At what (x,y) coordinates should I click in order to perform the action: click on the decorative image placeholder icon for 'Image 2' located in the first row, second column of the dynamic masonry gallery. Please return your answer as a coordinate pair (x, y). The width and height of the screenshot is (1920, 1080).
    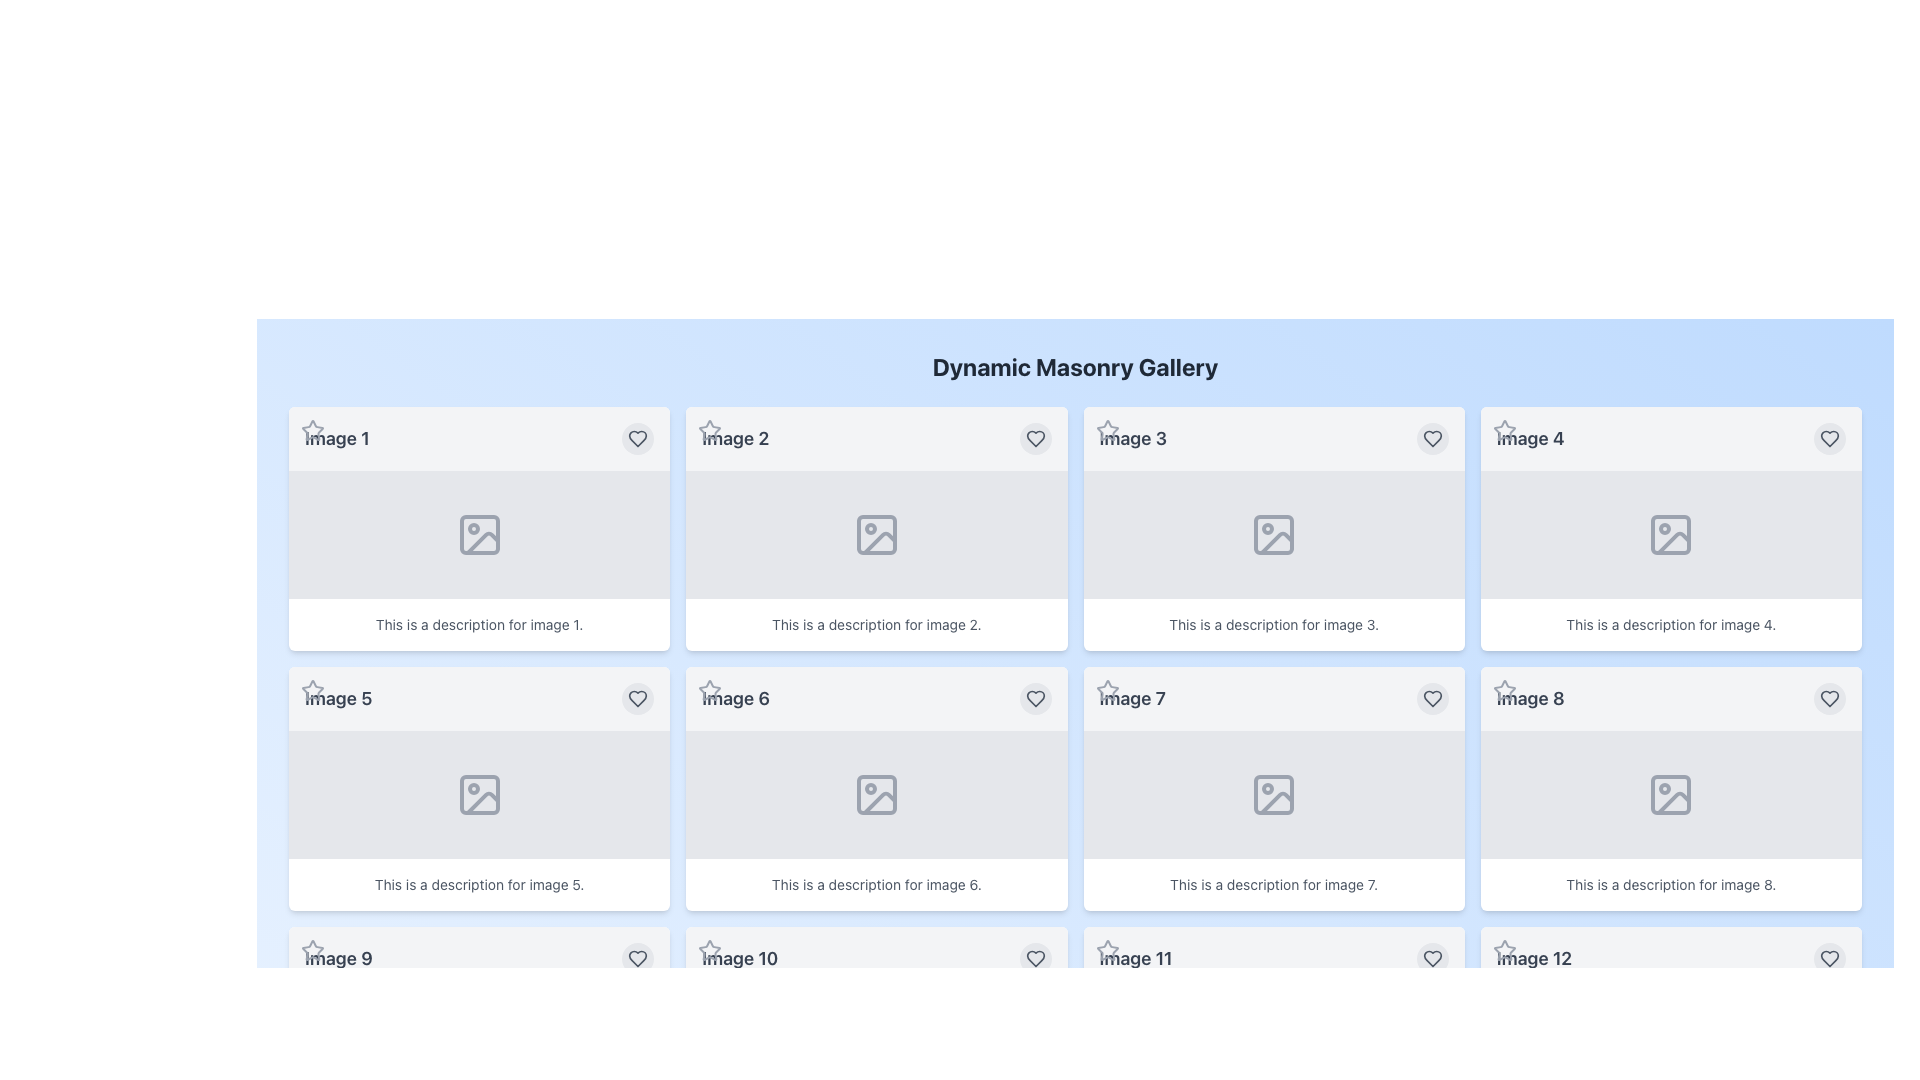
    Looking at the image, I should click on (876, 534).